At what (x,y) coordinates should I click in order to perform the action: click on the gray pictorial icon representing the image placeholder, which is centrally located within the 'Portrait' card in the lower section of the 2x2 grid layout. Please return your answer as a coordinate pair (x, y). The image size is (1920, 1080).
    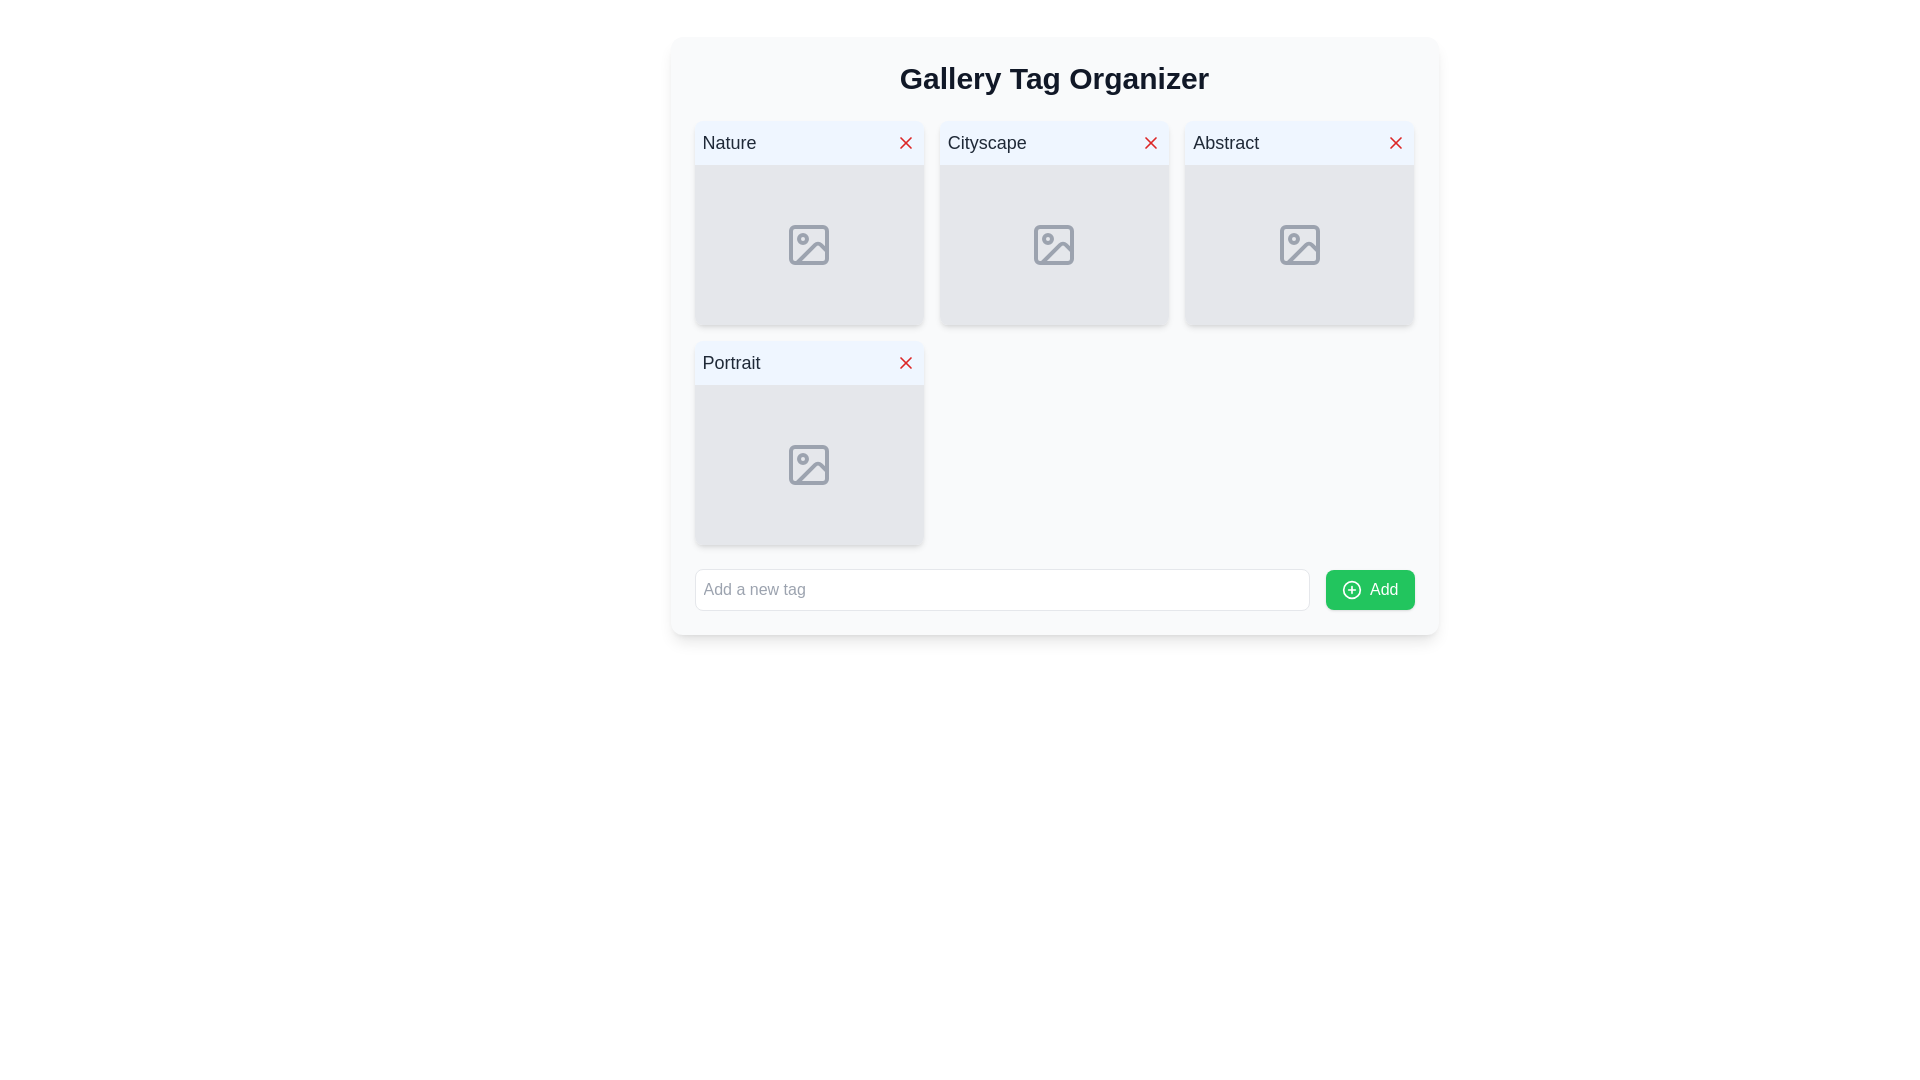
    Looking at the image, I should click on (809, 465).